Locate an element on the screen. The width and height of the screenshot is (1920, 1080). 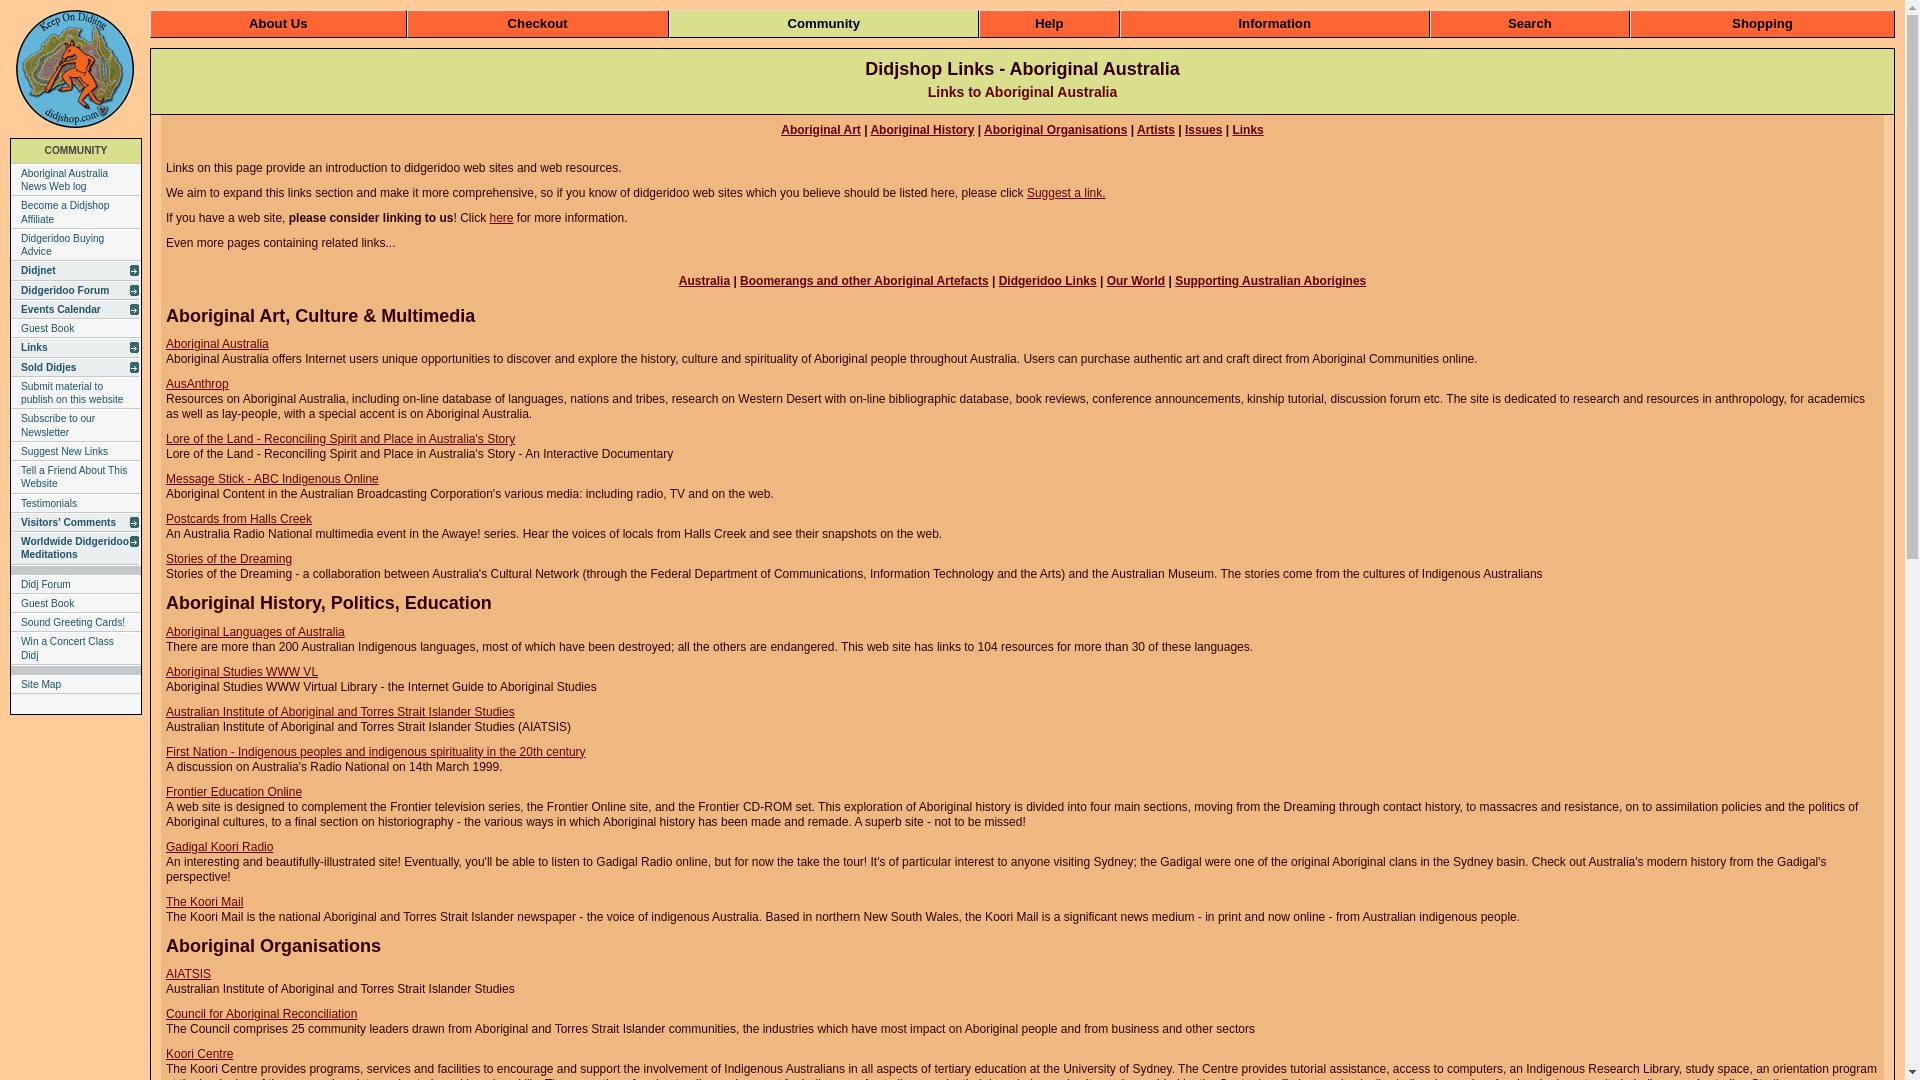
'About Us' is located at coordinates (277, 23).